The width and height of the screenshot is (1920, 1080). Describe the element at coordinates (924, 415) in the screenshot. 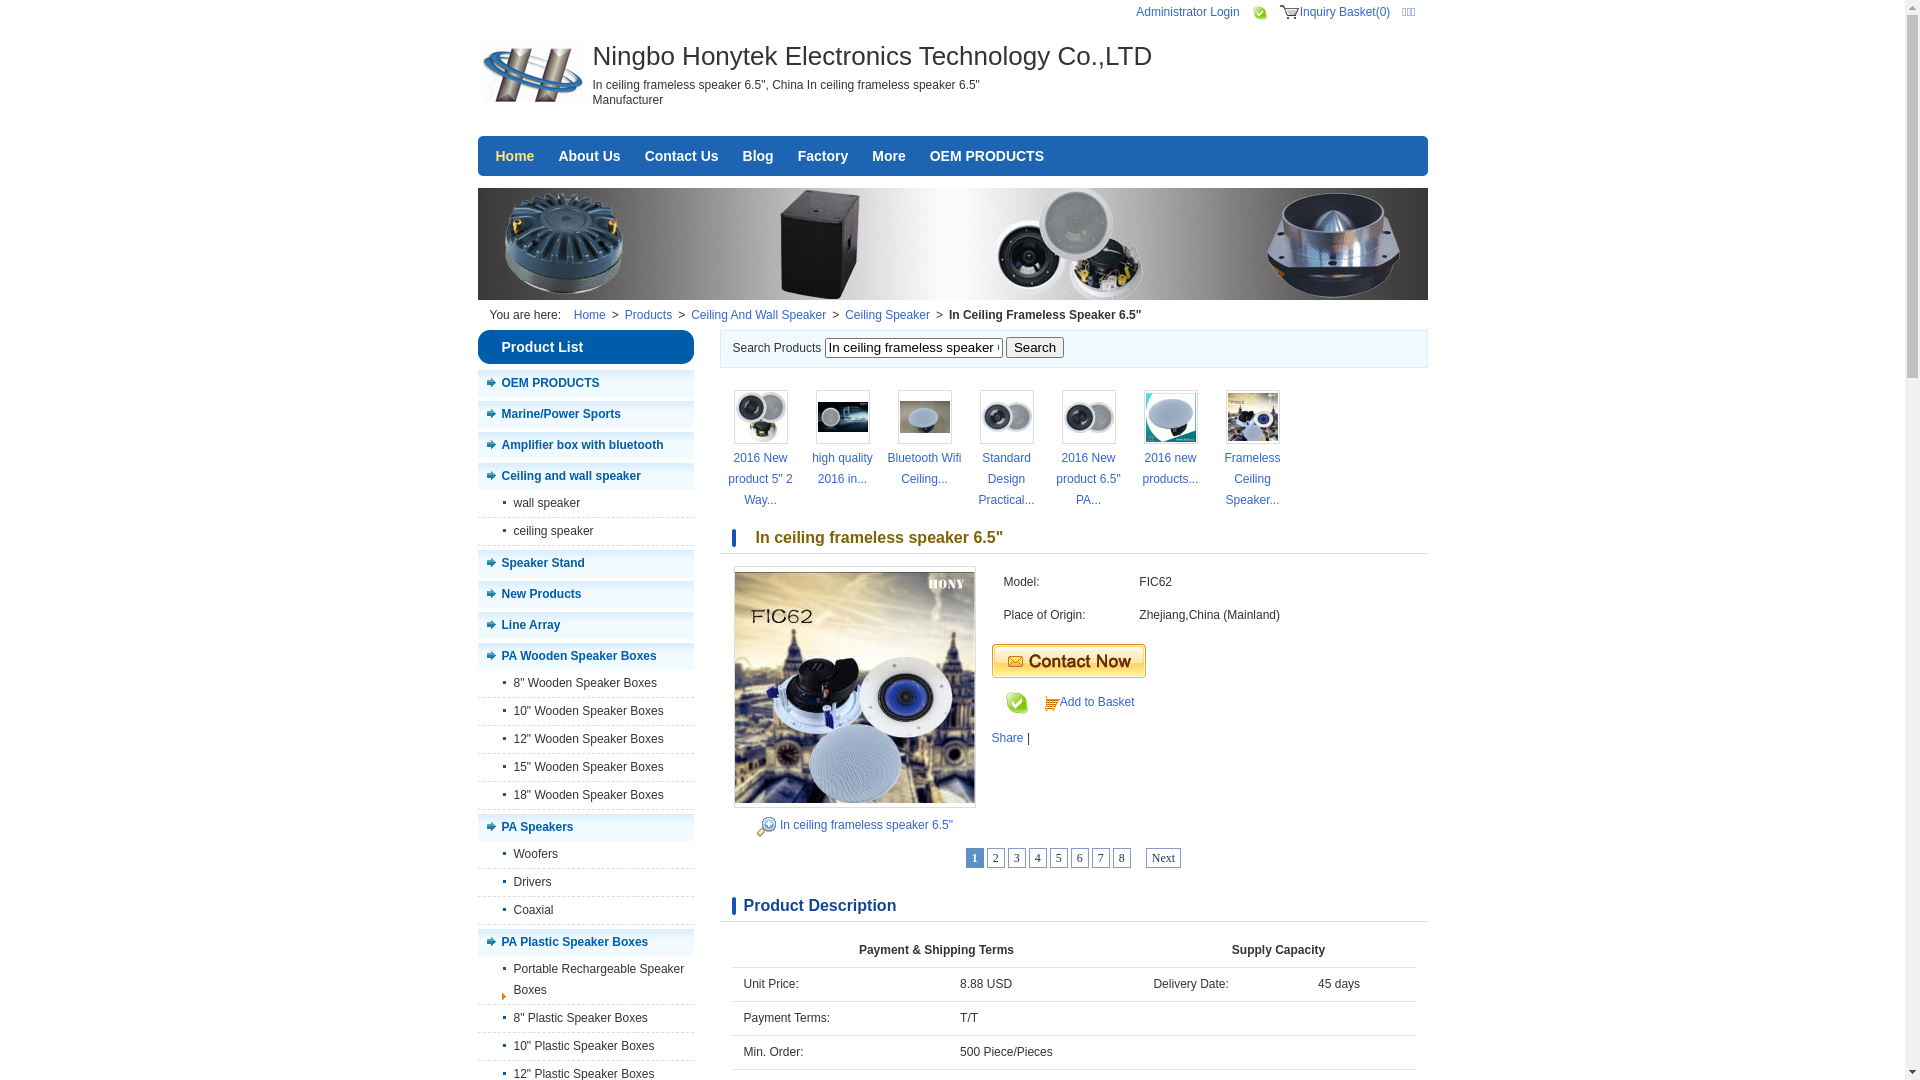

I see `'Bluetooth Wifi Ceiling Speaker Waterproof for bathroom'` at that location.